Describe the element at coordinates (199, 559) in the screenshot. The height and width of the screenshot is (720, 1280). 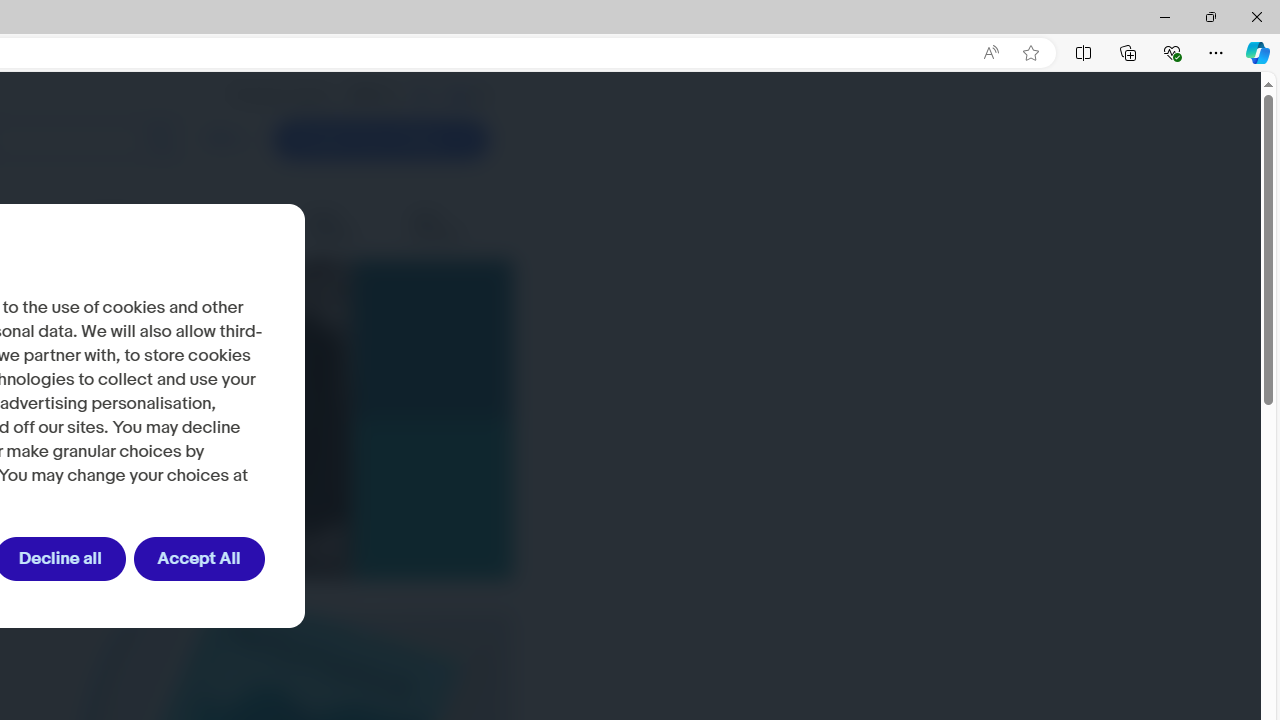
I see `'Accept All'` at that location.